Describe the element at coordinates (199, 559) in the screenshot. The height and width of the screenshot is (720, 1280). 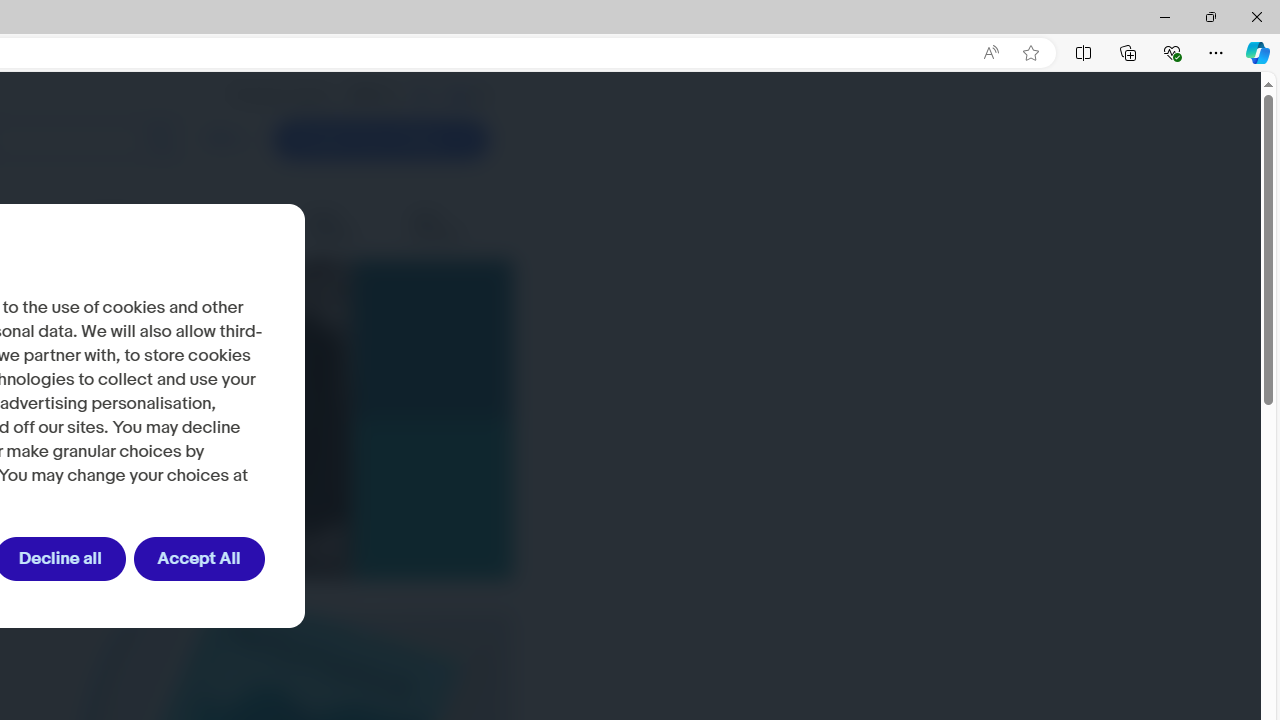
I see `'Accept All'` at that location.